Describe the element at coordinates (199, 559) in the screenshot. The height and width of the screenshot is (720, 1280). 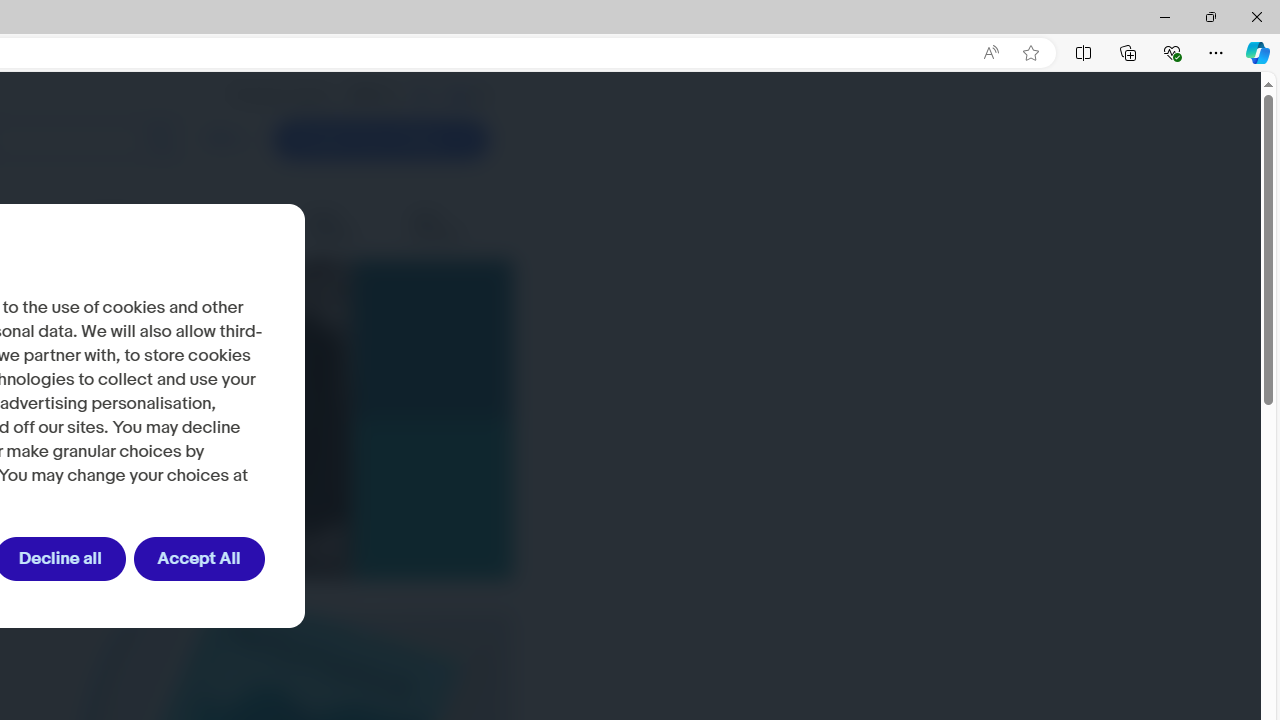
I see `'Accept All'` at that location.